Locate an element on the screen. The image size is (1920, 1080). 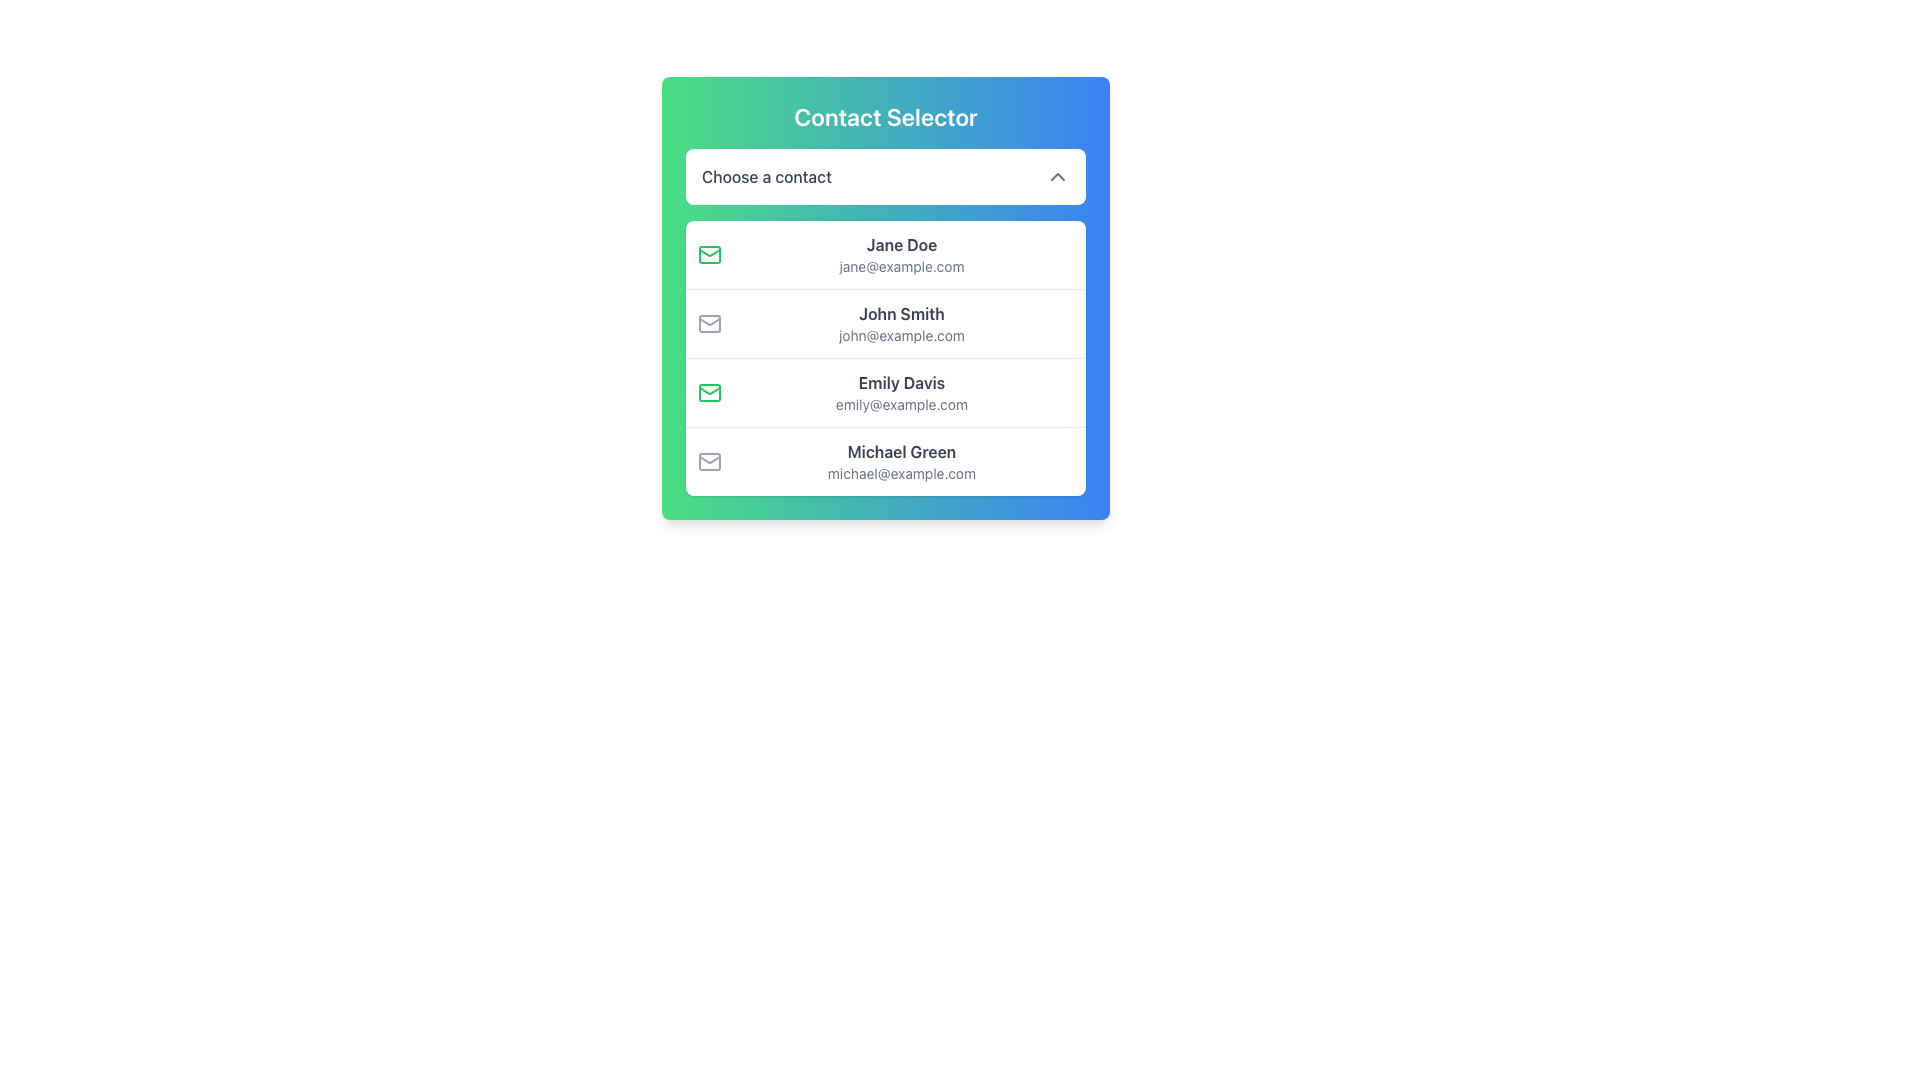
text label displaying 'Michael Green' located in the fourth selectable card of the 'Contact Selector' interface is located at coordinates (901, 451).